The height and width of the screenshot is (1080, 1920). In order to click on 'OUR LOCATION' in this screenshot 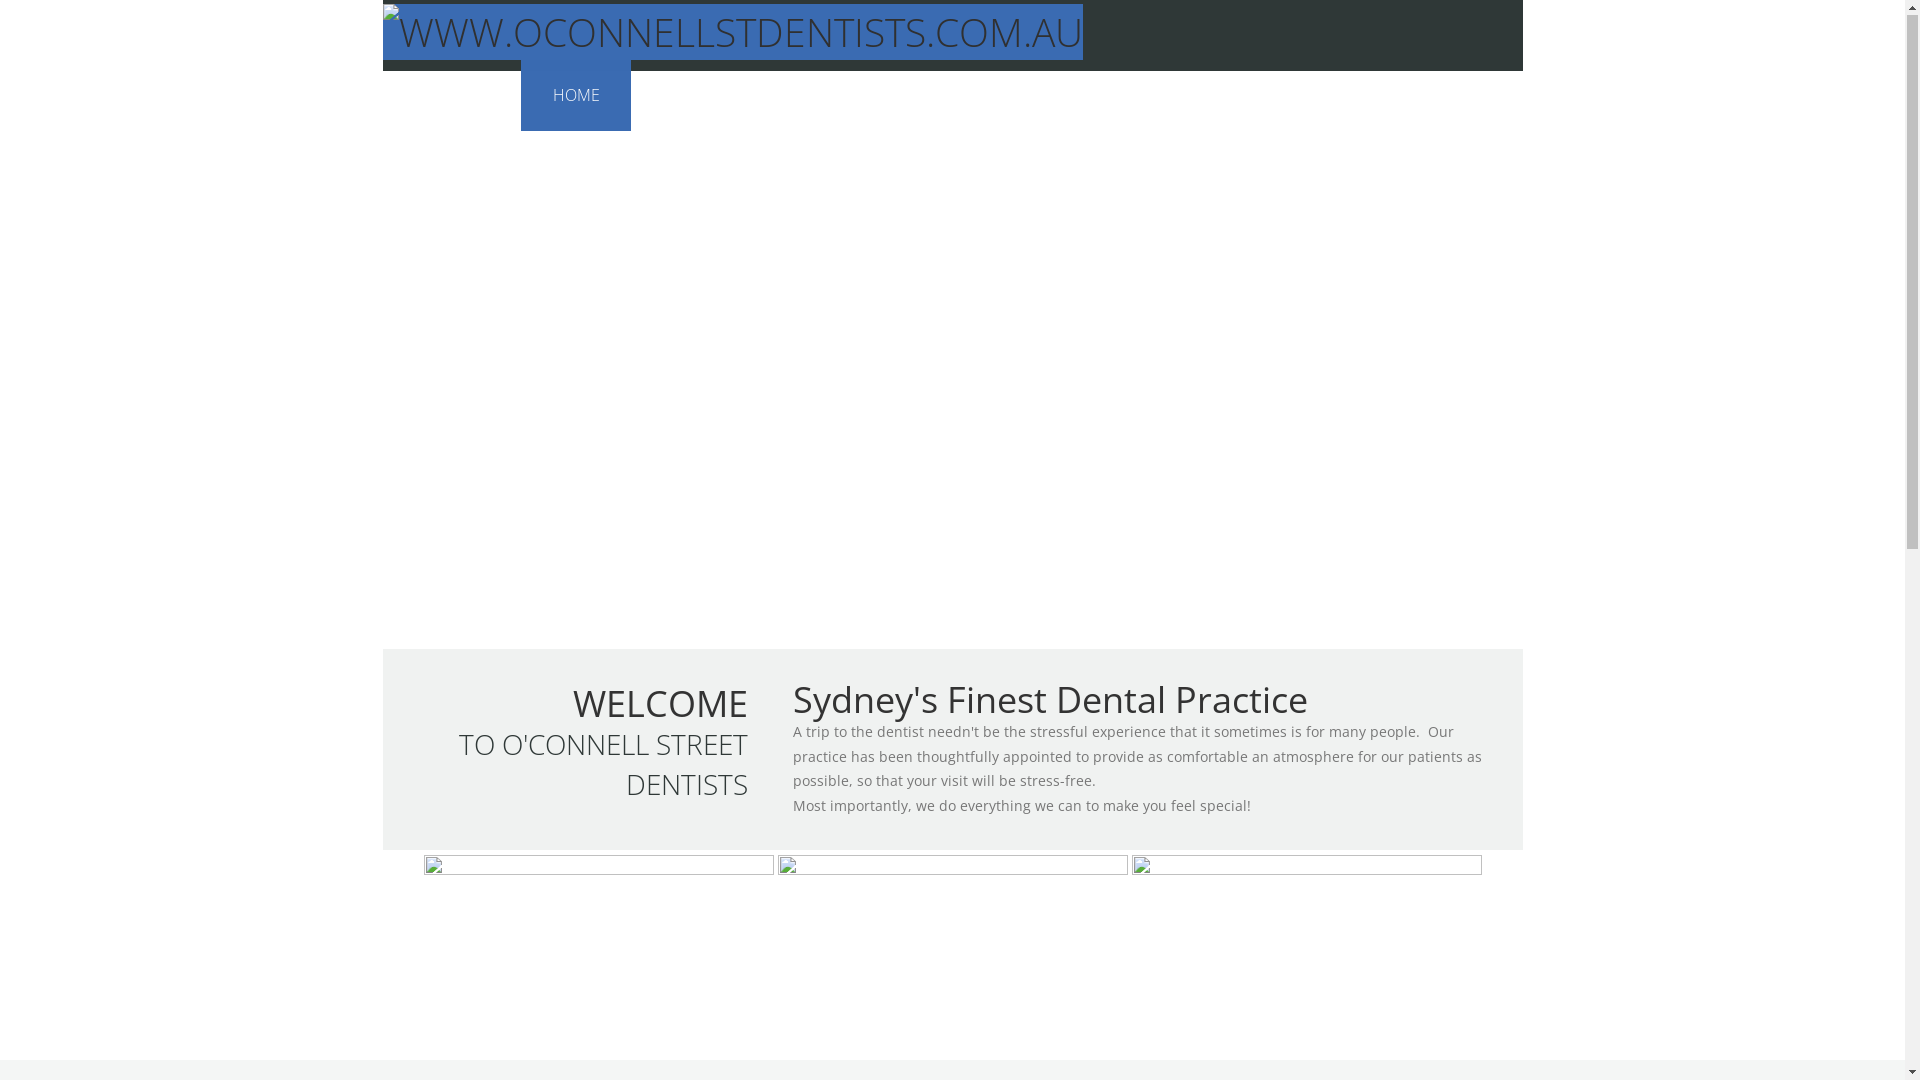, I will do `click(1275, 96)`.